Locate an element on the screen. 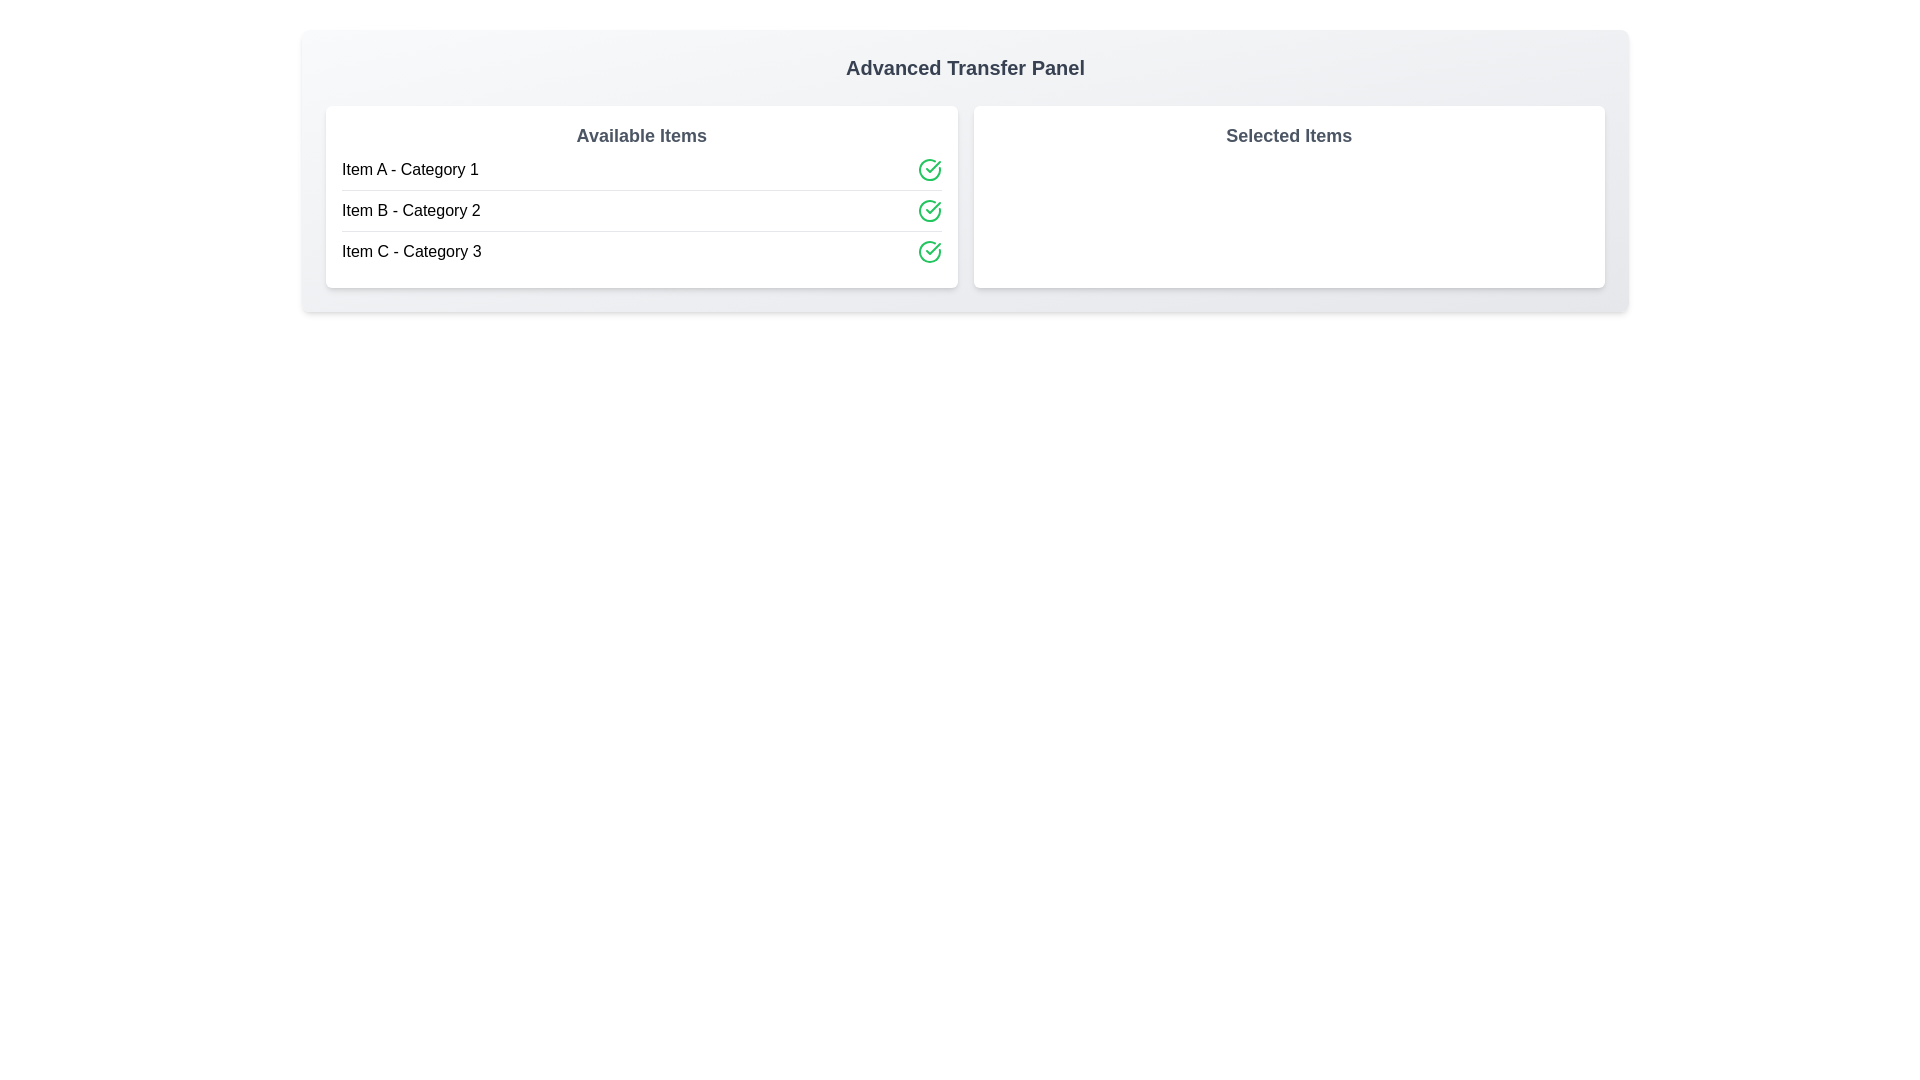  the confirmation icon adjacent to 'Item B - Category 2' in the 'Available Items' panel is located at coordinates (931, 208).